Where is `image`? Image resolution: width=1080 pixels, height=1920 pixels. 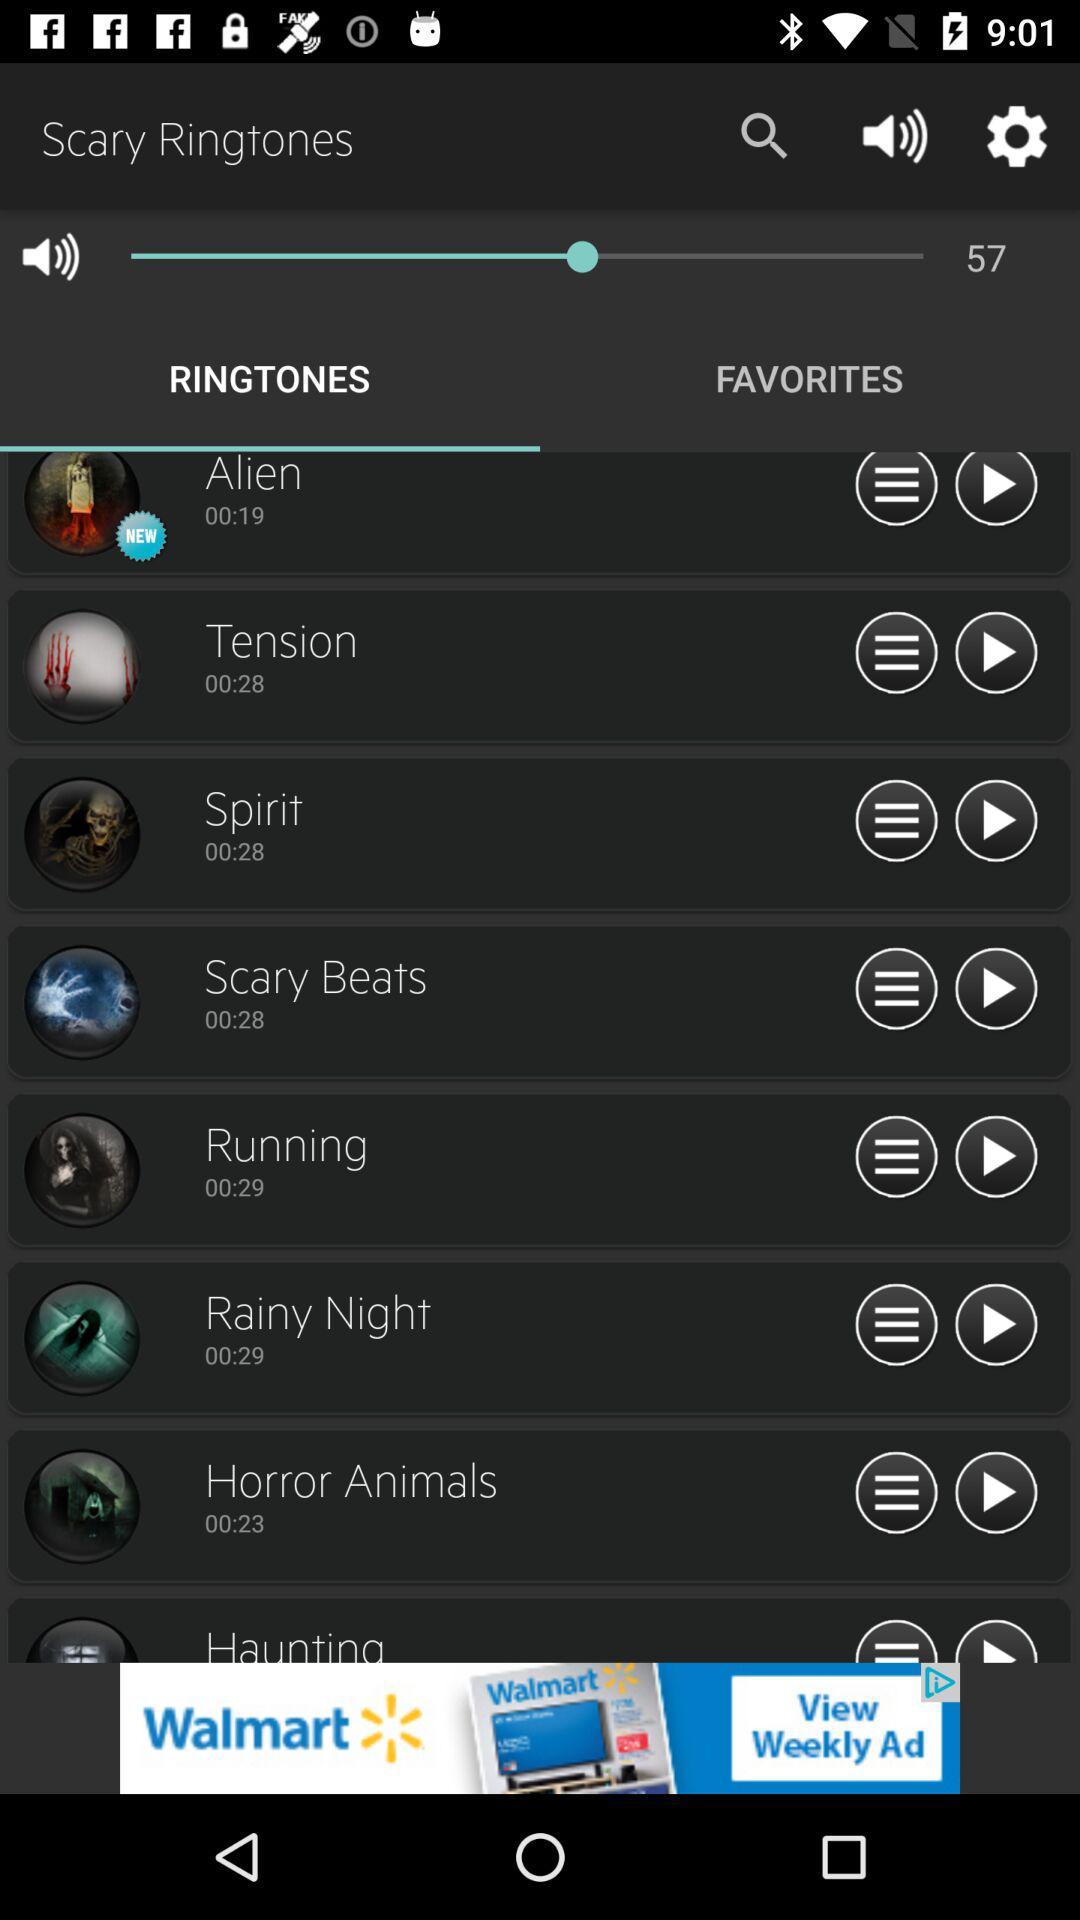
image is located at coordinates (80, 1339).